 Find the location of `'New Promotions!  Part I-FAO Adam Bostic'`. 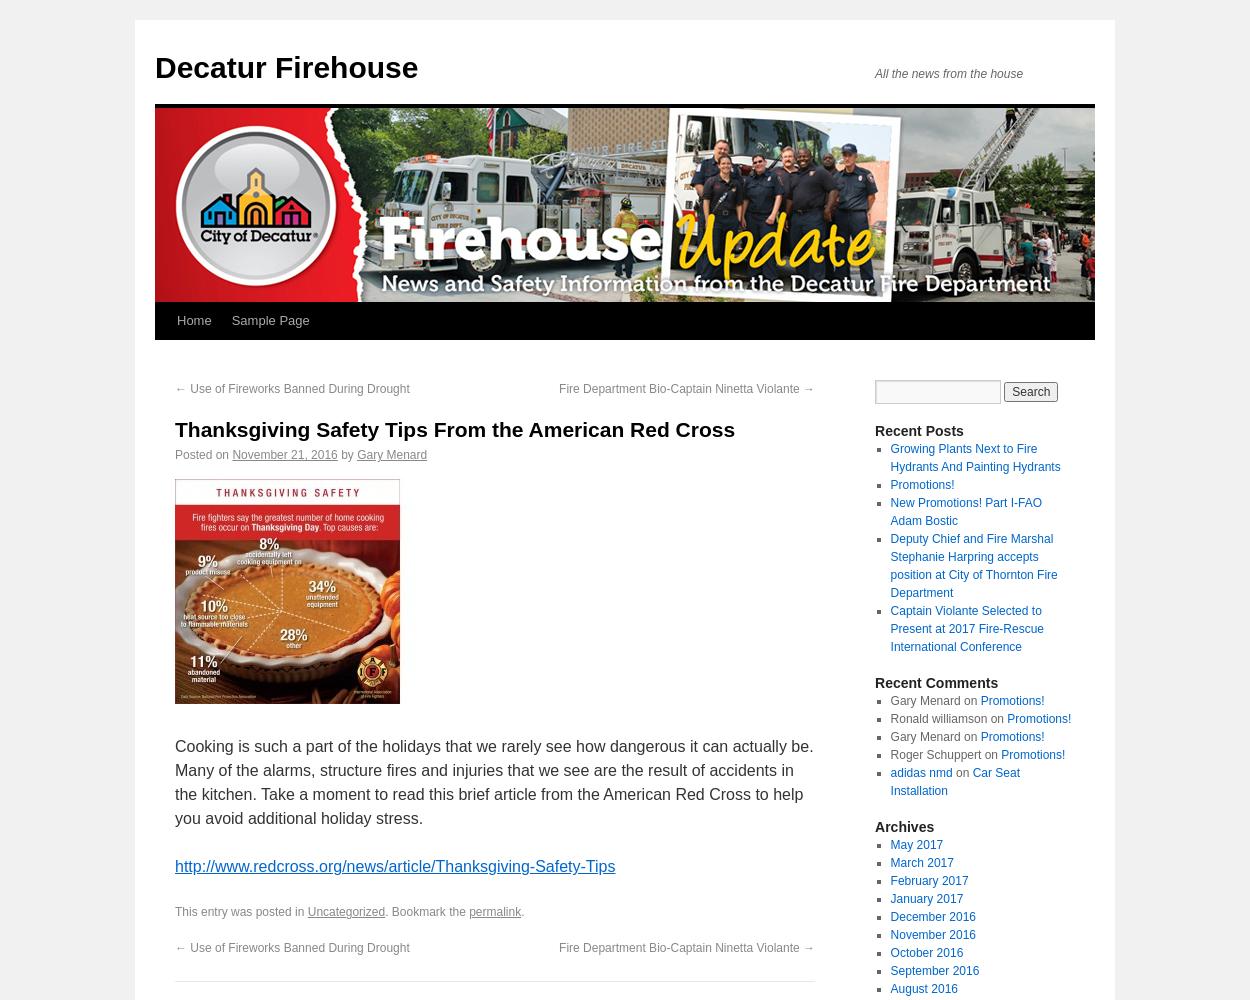

'New Promotions!  Part I-FAO Adam Bostic' is located at coordinates (890, 512).